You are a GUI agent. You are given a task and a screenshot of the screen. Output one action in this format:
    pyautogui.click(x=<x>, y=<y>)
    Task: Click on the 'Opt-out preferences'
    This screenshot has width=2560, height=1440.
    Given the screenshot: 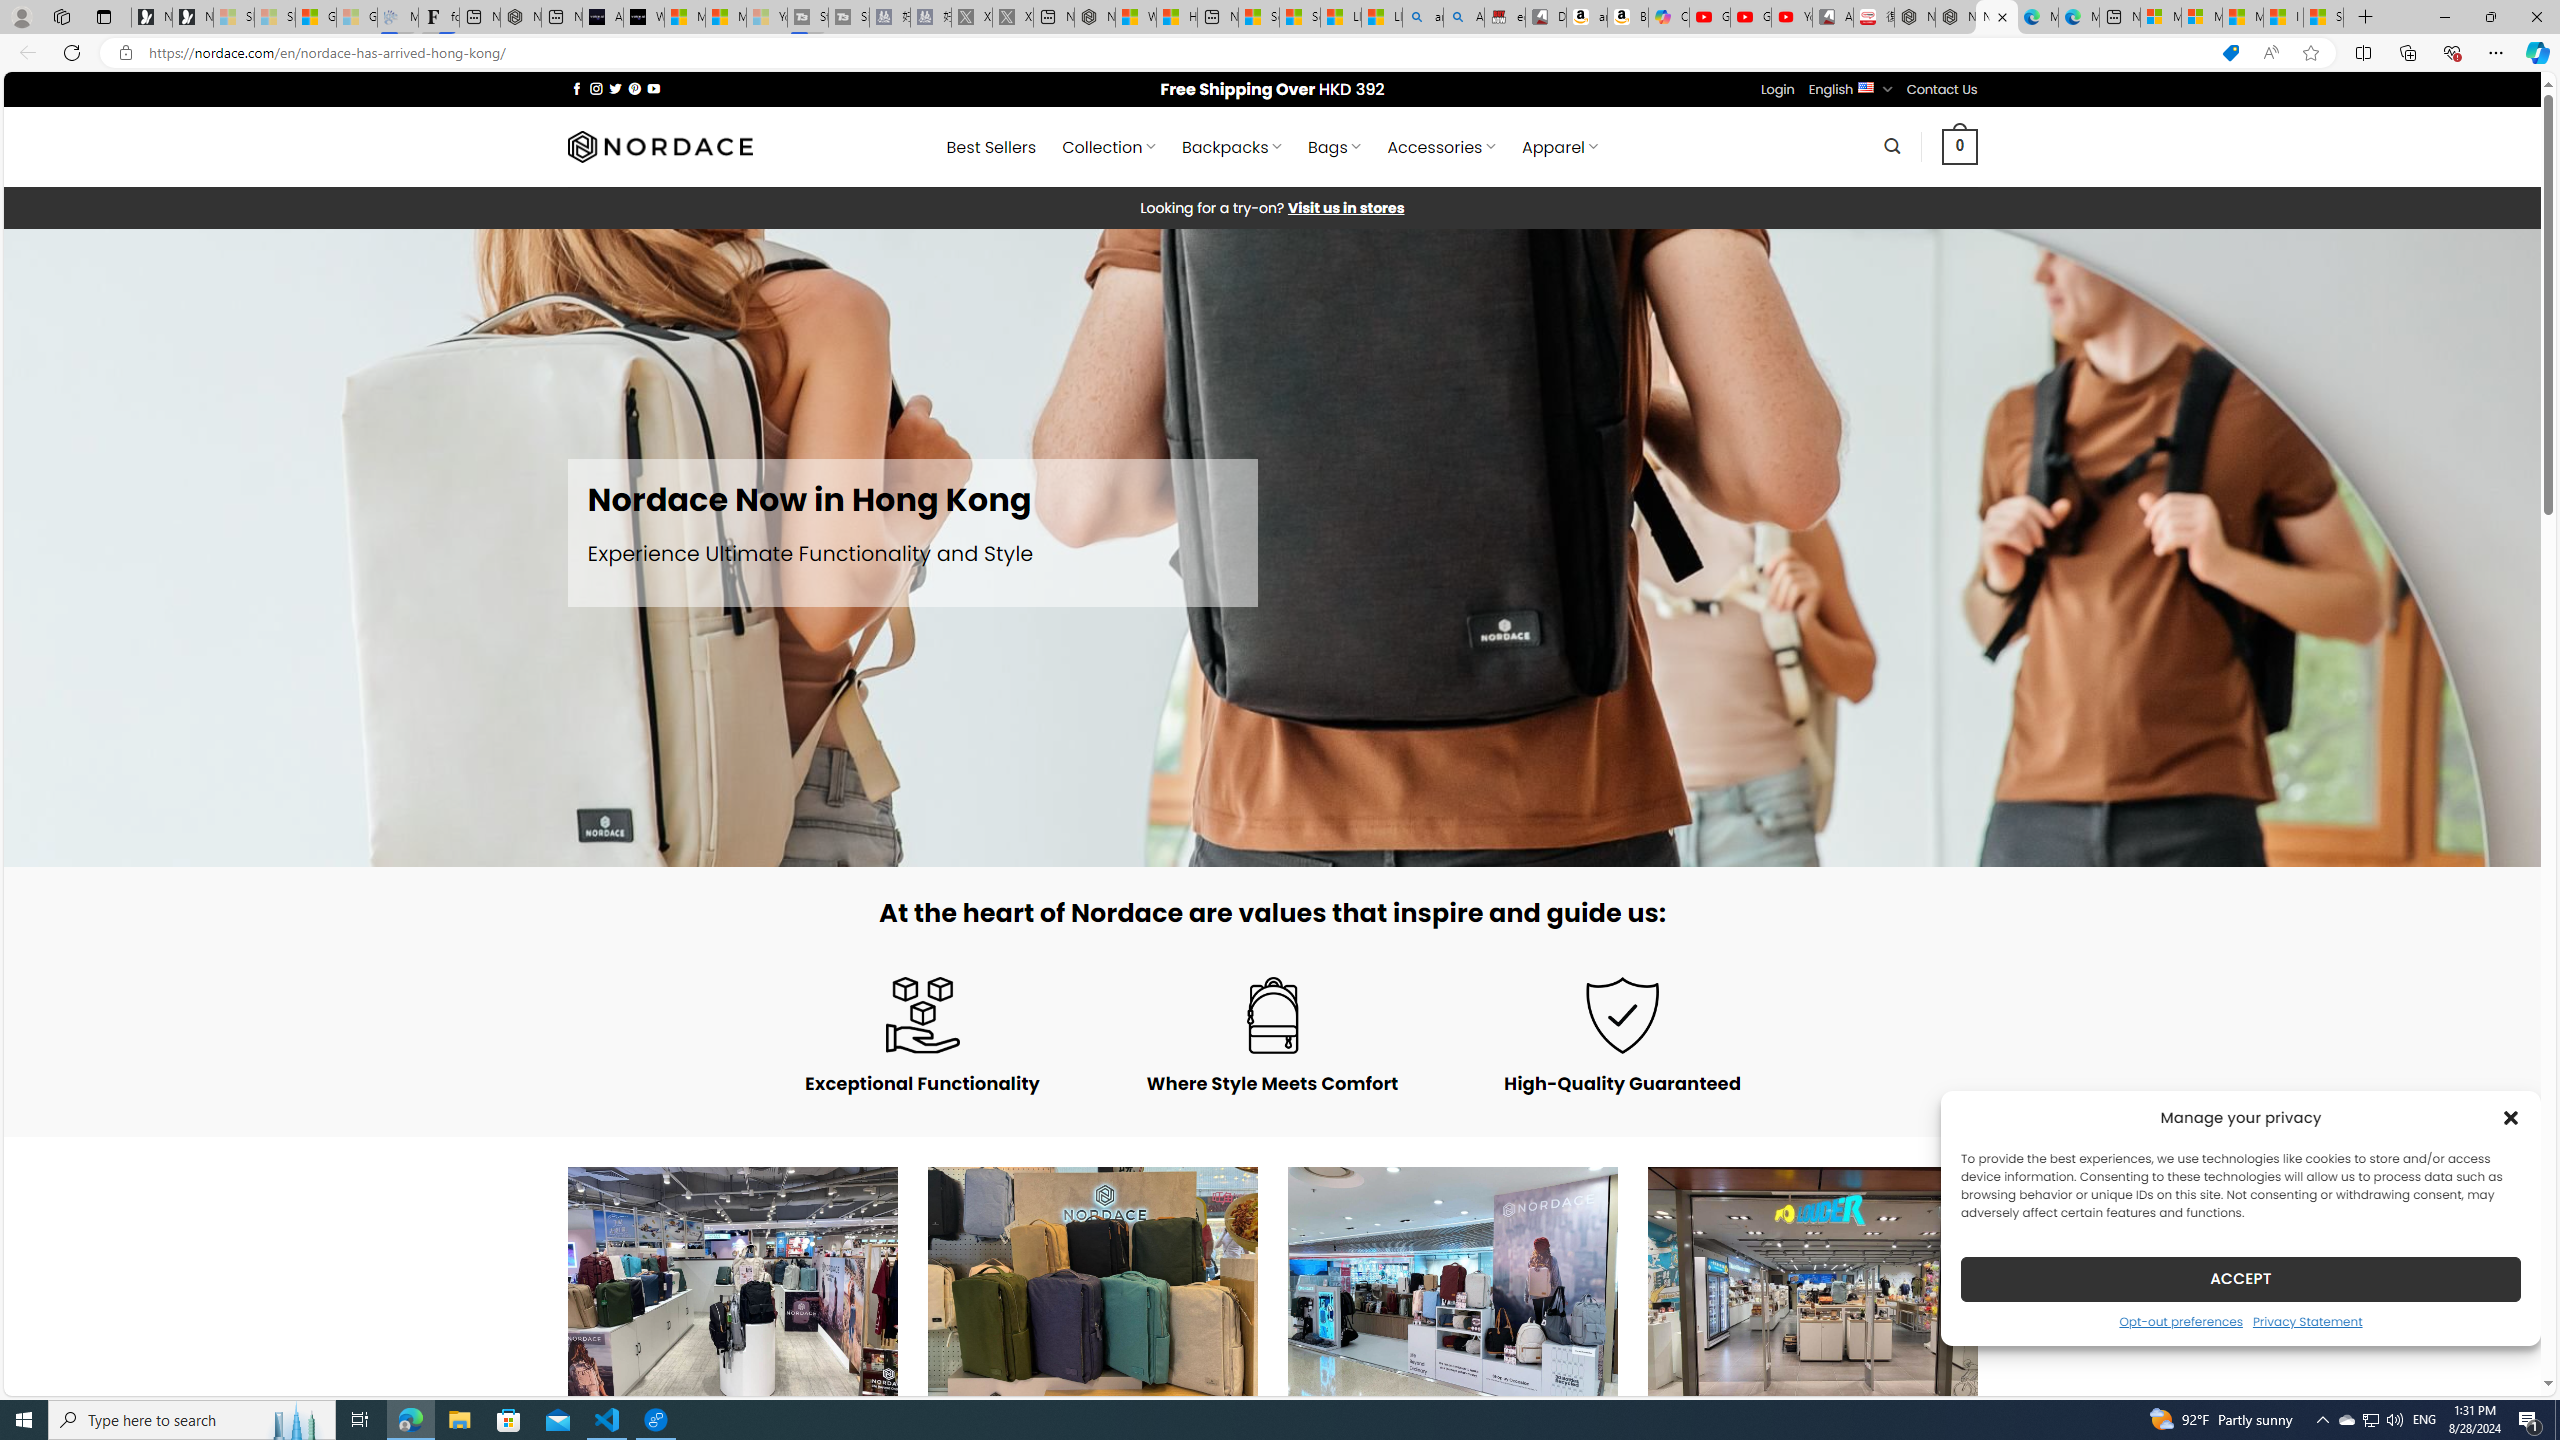 What is the action you would take?
    pyautogui.click(x=2180, y=1320)
    